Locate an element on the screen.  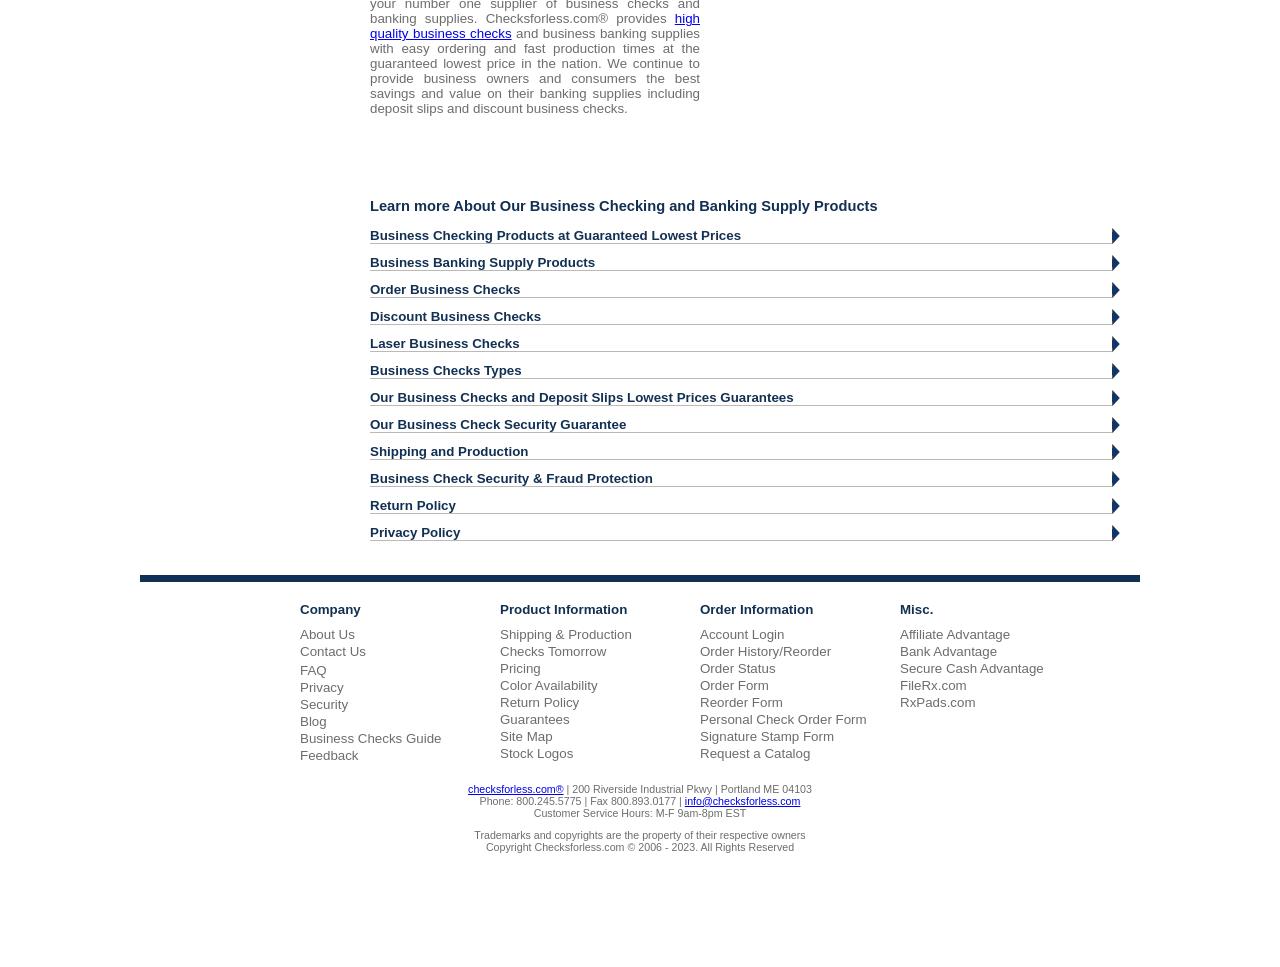
'About Us' is located at coordinates (327, 632).